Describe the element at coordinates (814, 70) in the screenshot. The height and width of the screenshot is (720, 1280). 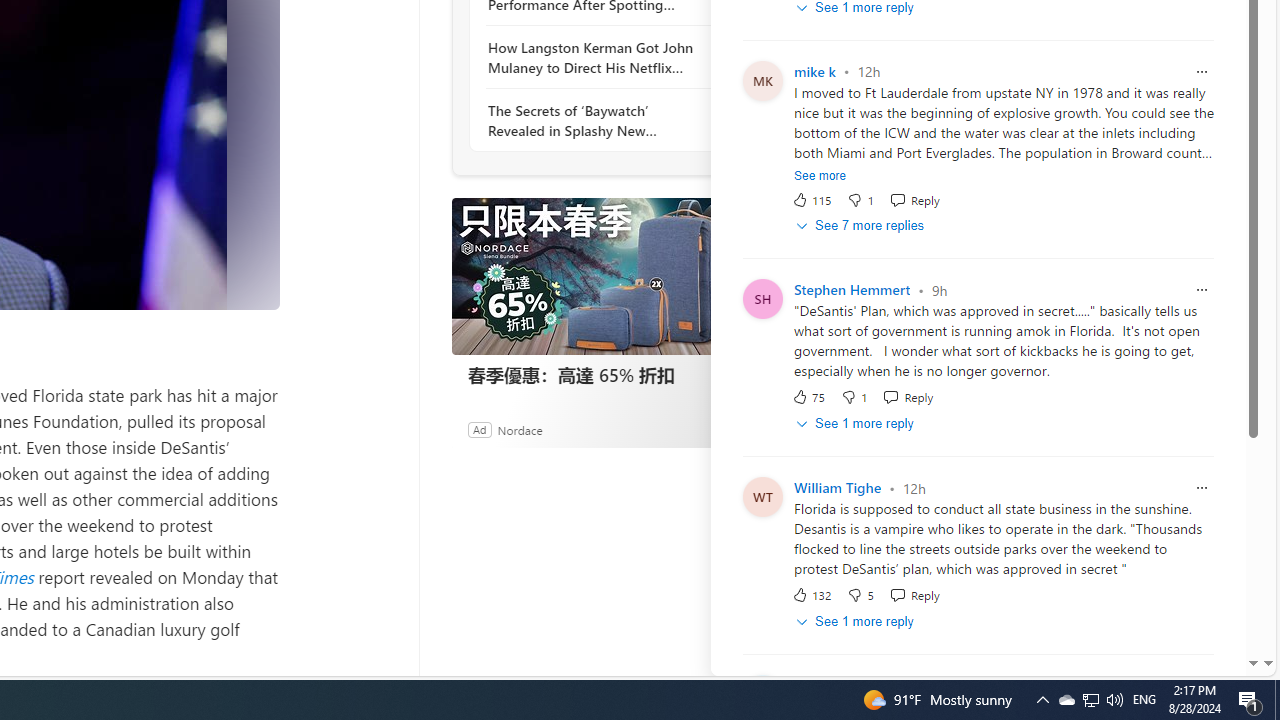
I see `'mike k'` at that location.